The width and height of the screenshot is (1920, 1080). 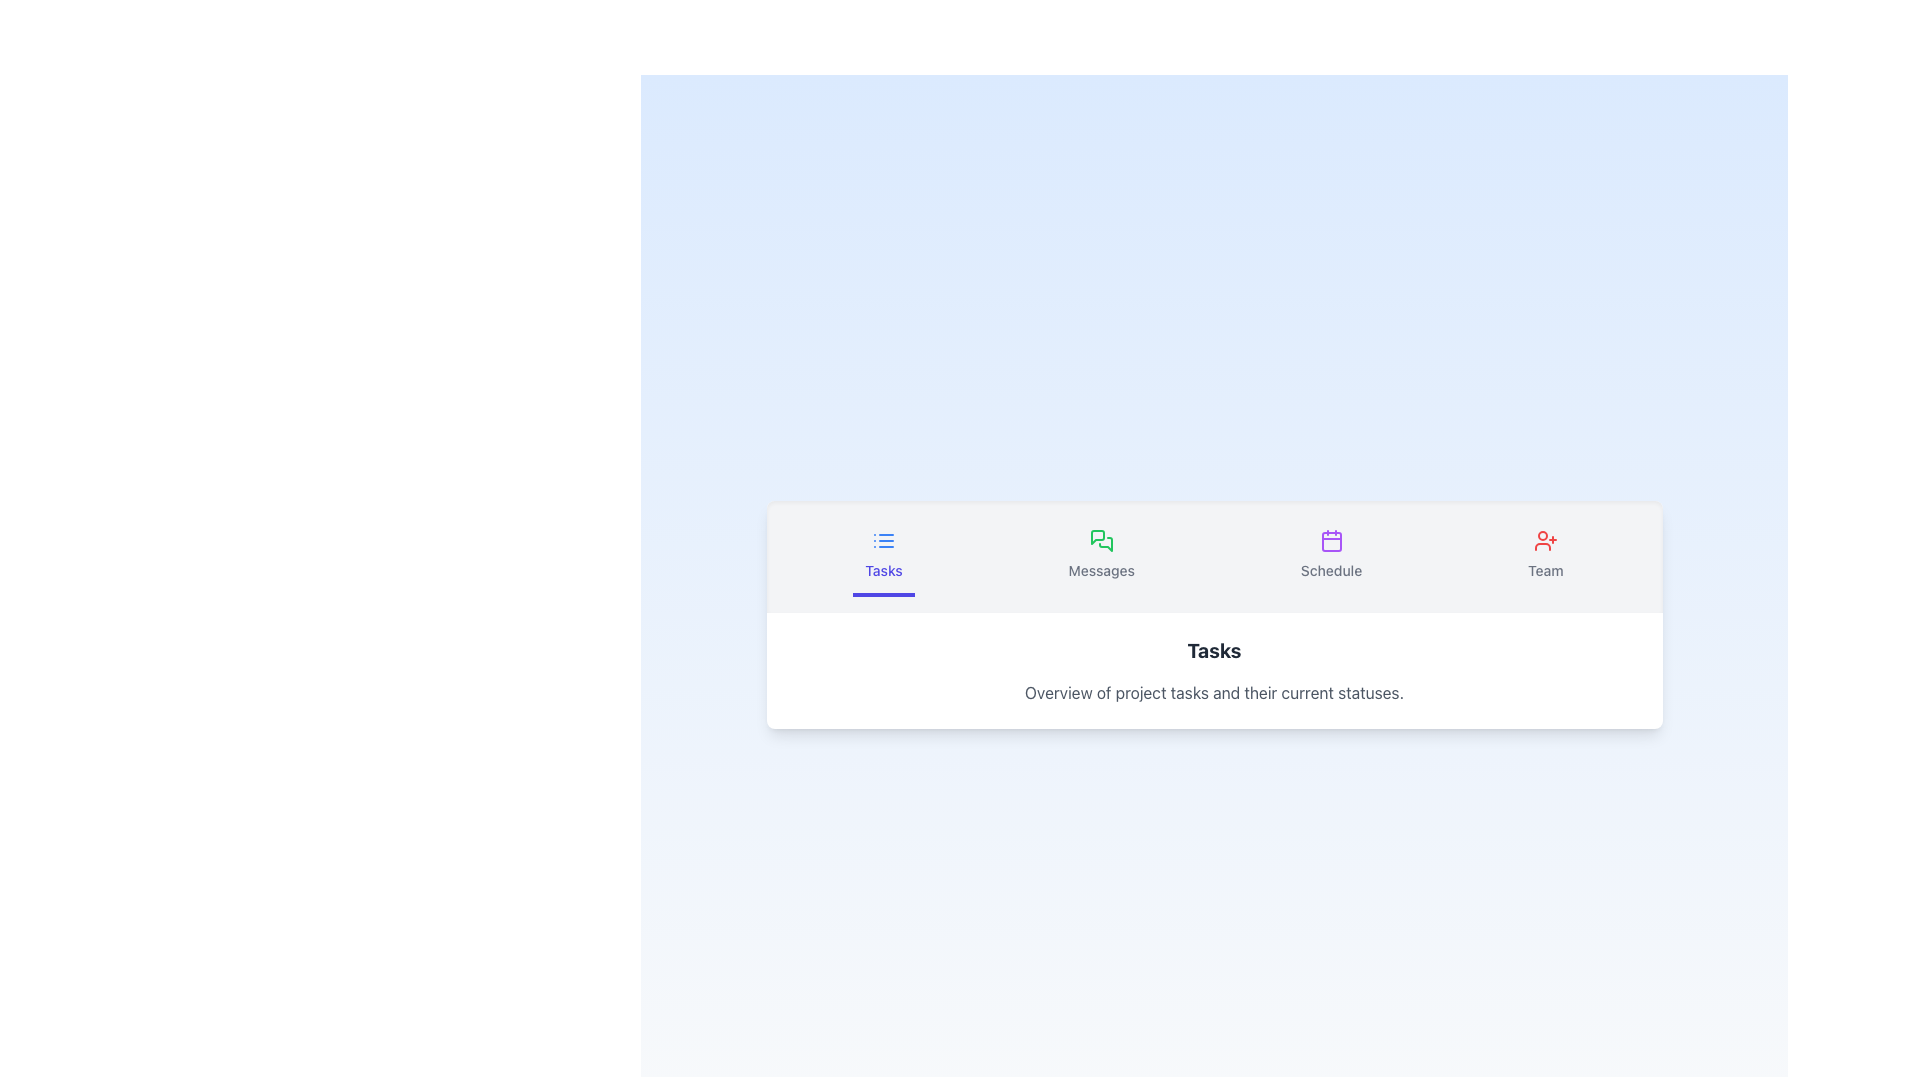 What do you see at coordinates (1330, 556) in the screenshot?
I see `the 'Schedule' button in the horizontal navigation menu` at bounding box center [1330, 556].